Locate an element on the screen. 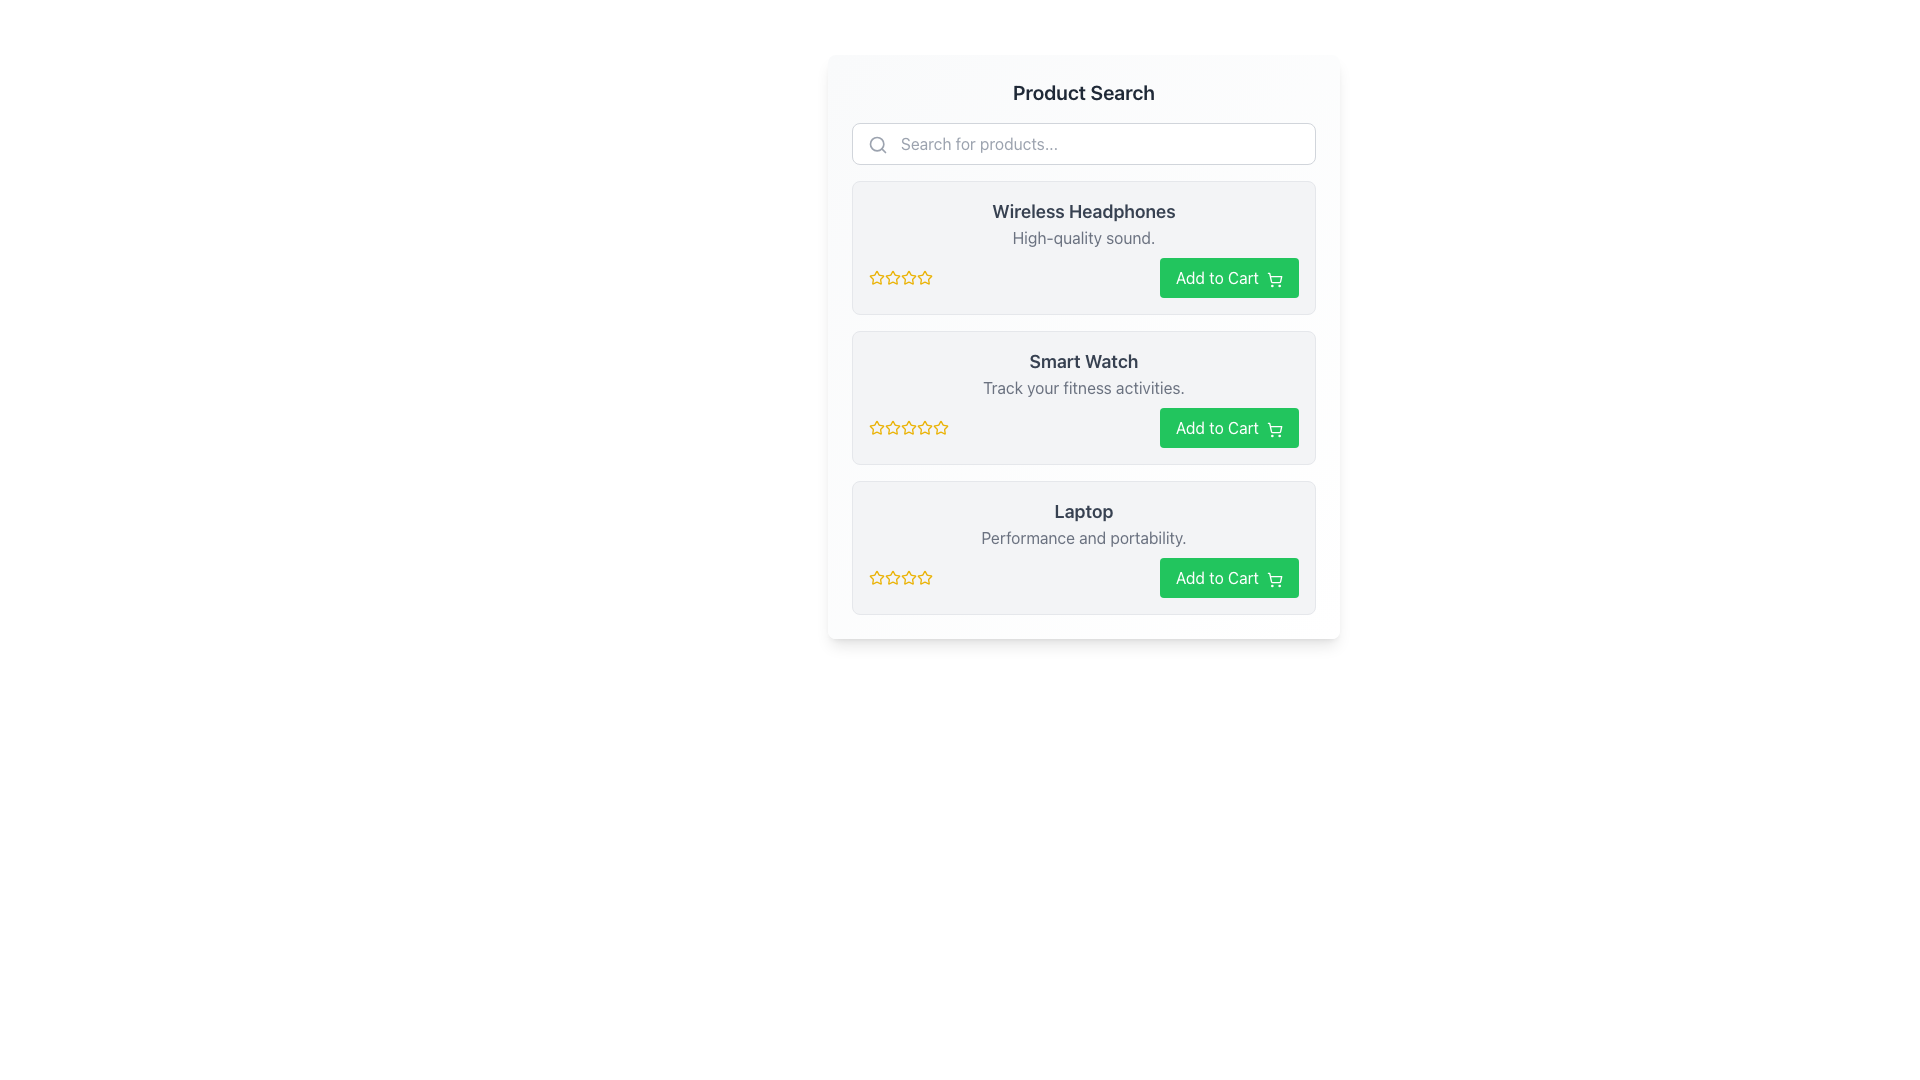  the third rating star icon in the series of star icons before the 'Add to Cart' button in the 'Smart Watch' product card is located at coordinates (891, 427).